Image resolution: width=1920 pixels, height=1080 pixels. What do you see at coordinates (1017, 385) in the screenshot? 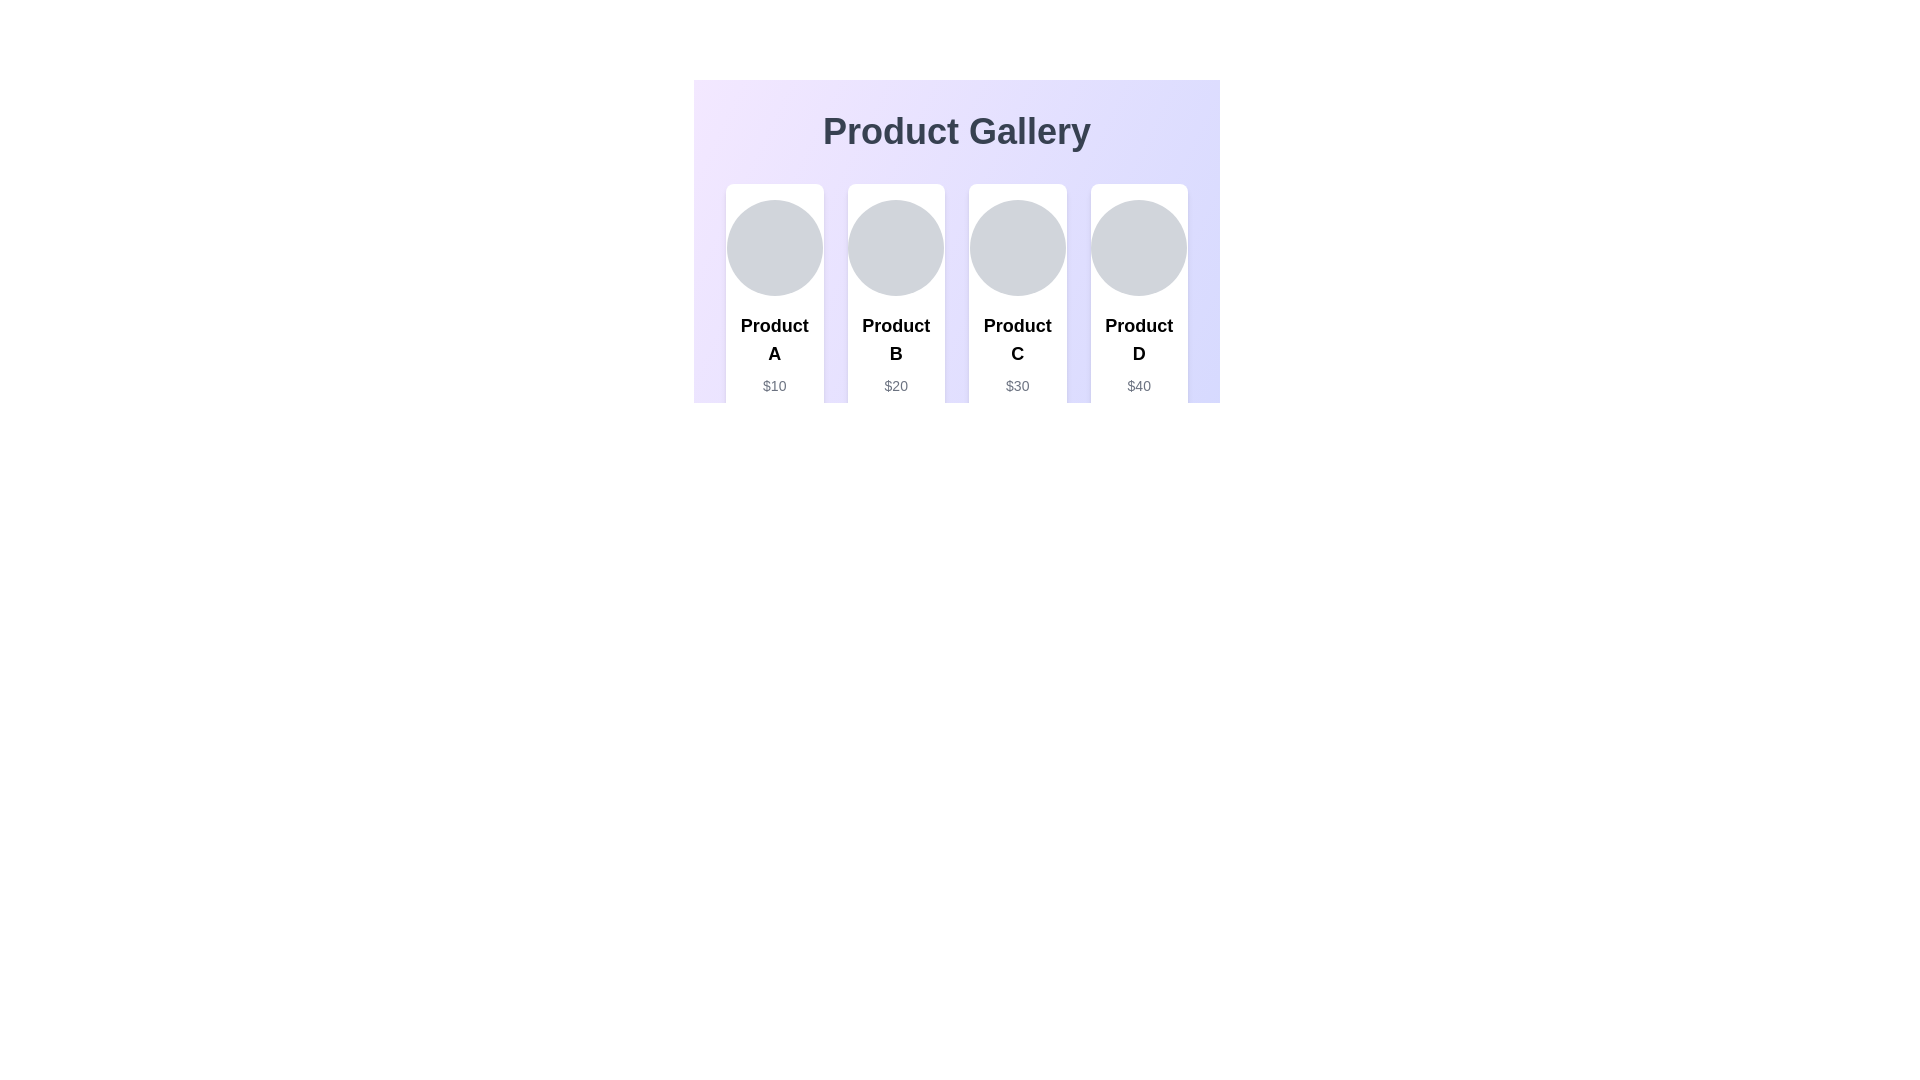
I see `the price text label displaying '$30', which is styled in a small gray font and located below 'Product C'` at bounding box center [1017, 385].